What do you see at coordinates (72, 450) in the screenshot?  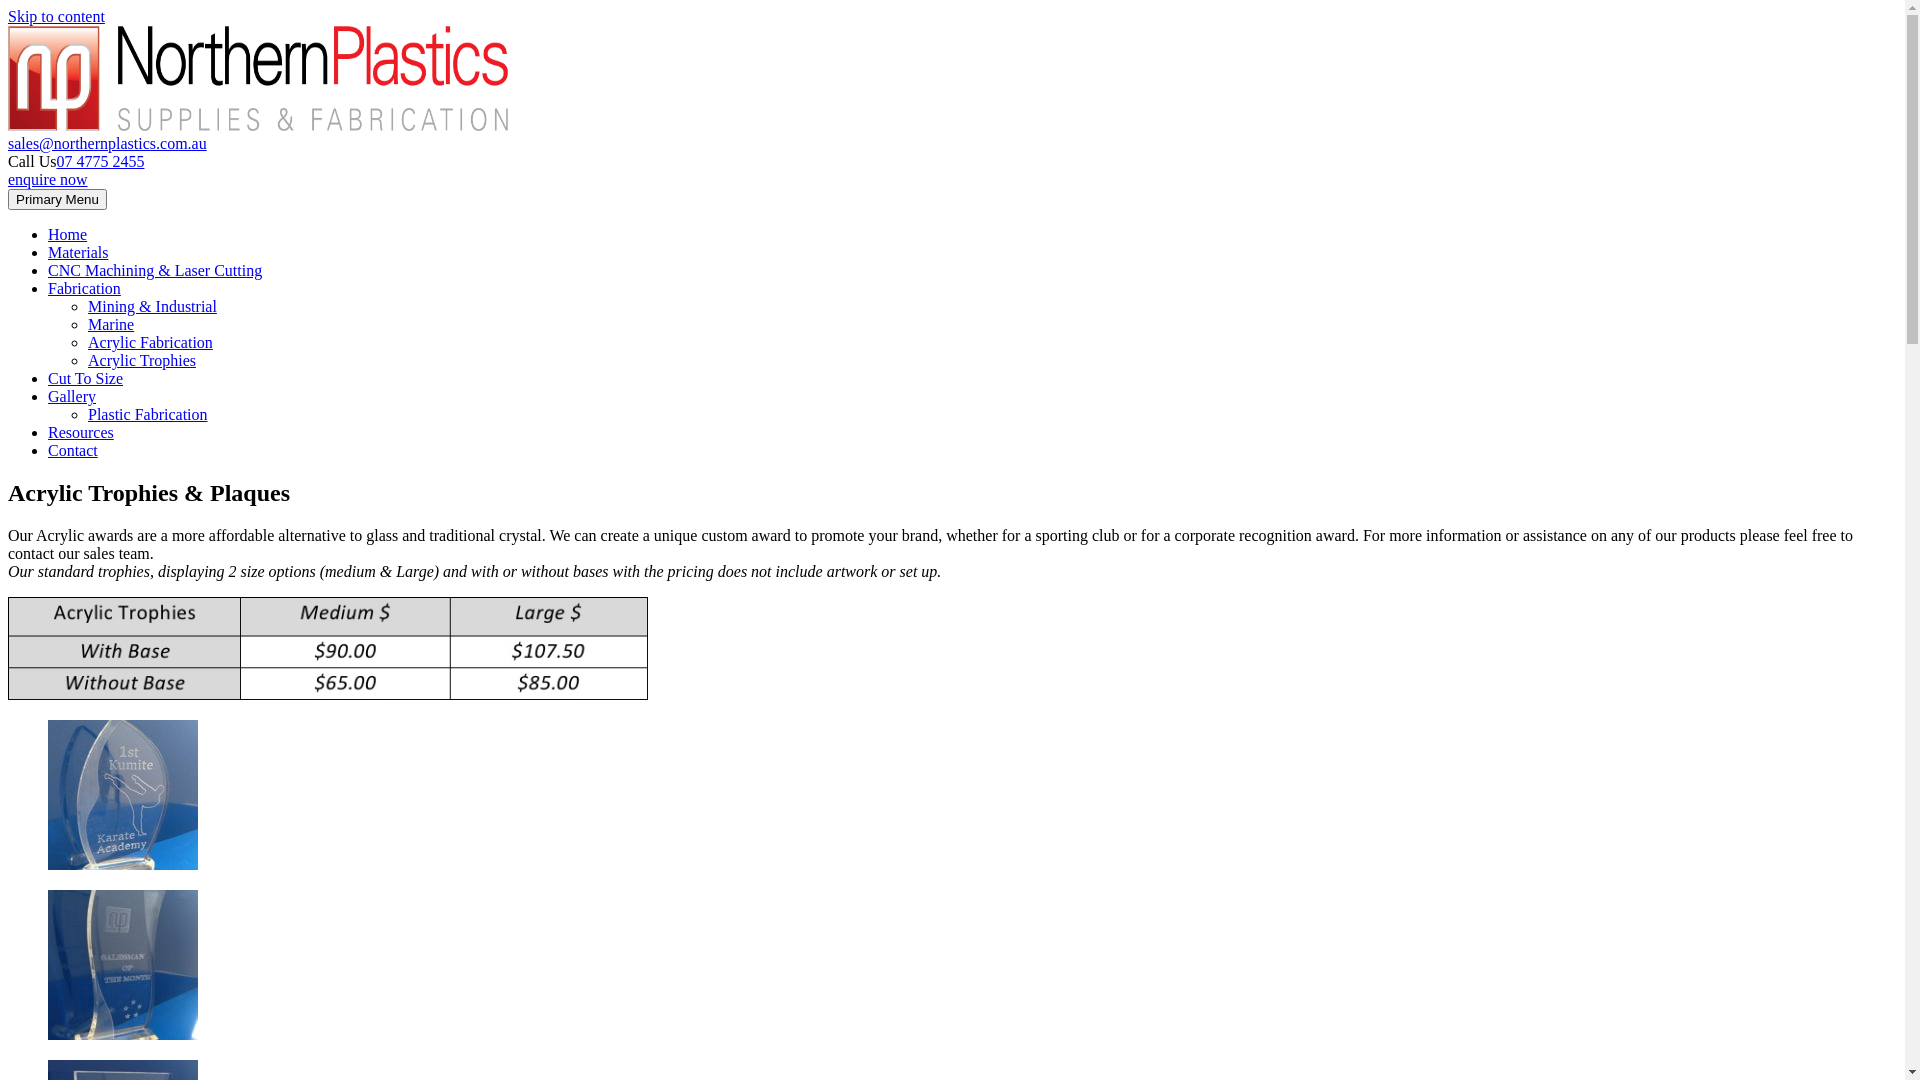 I see `'Contact'` at bounding box center [72, 450].